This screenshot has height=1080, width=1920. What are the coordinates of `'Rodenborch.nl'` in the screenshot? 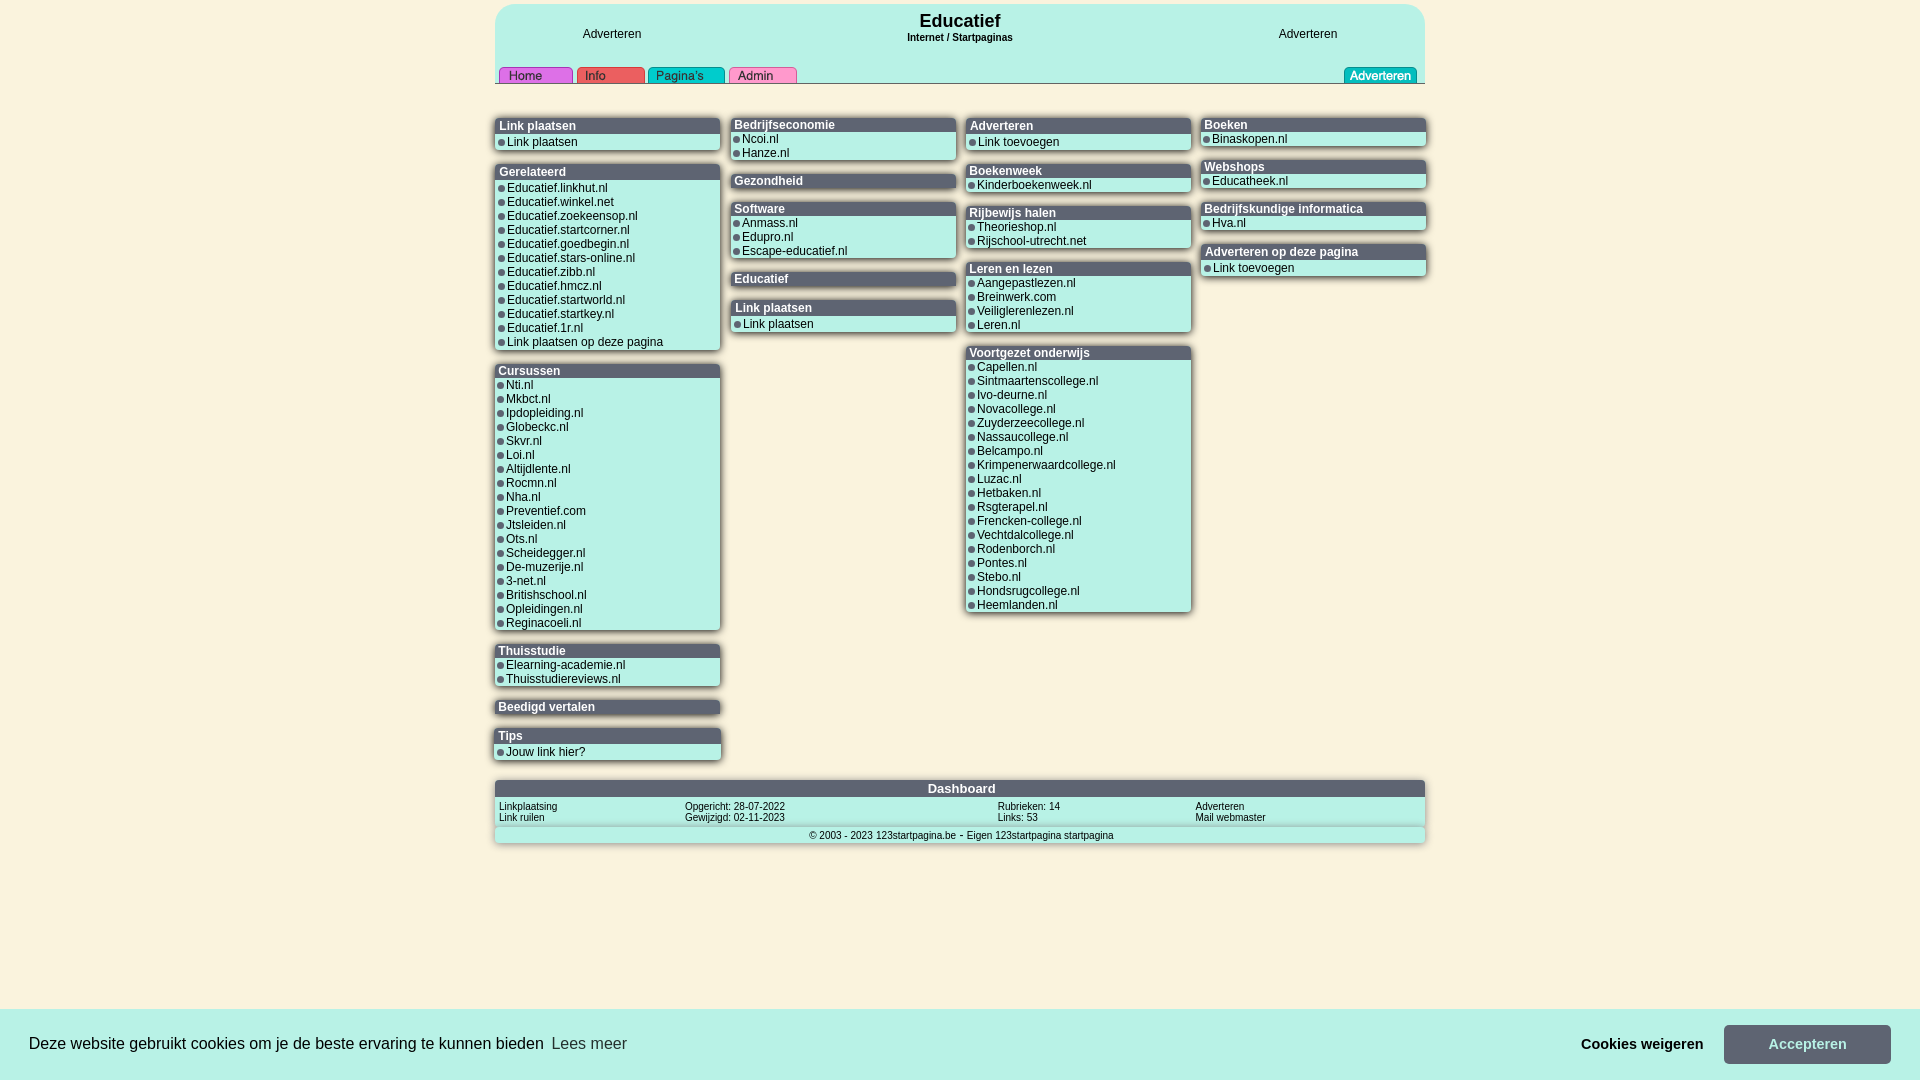 It's located at (1016, 548).